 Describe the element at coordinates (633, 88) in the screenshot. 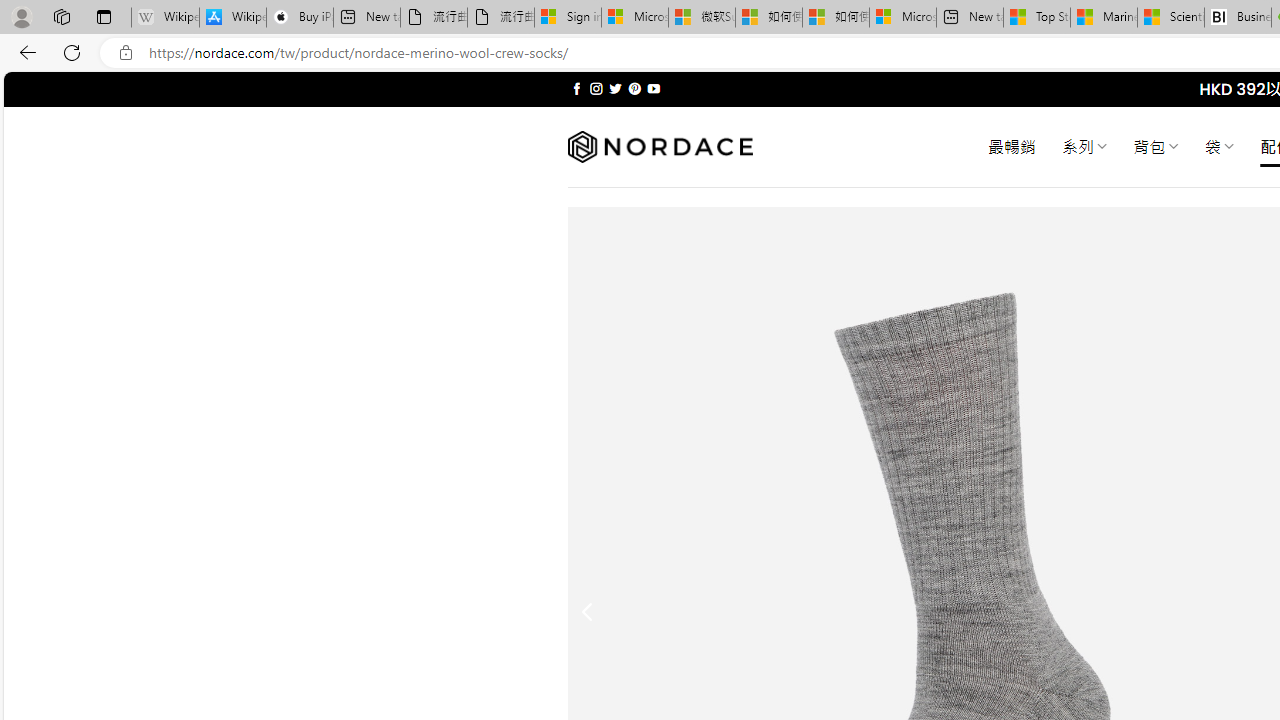

I see `'Follow on Pinterest'` at that location.